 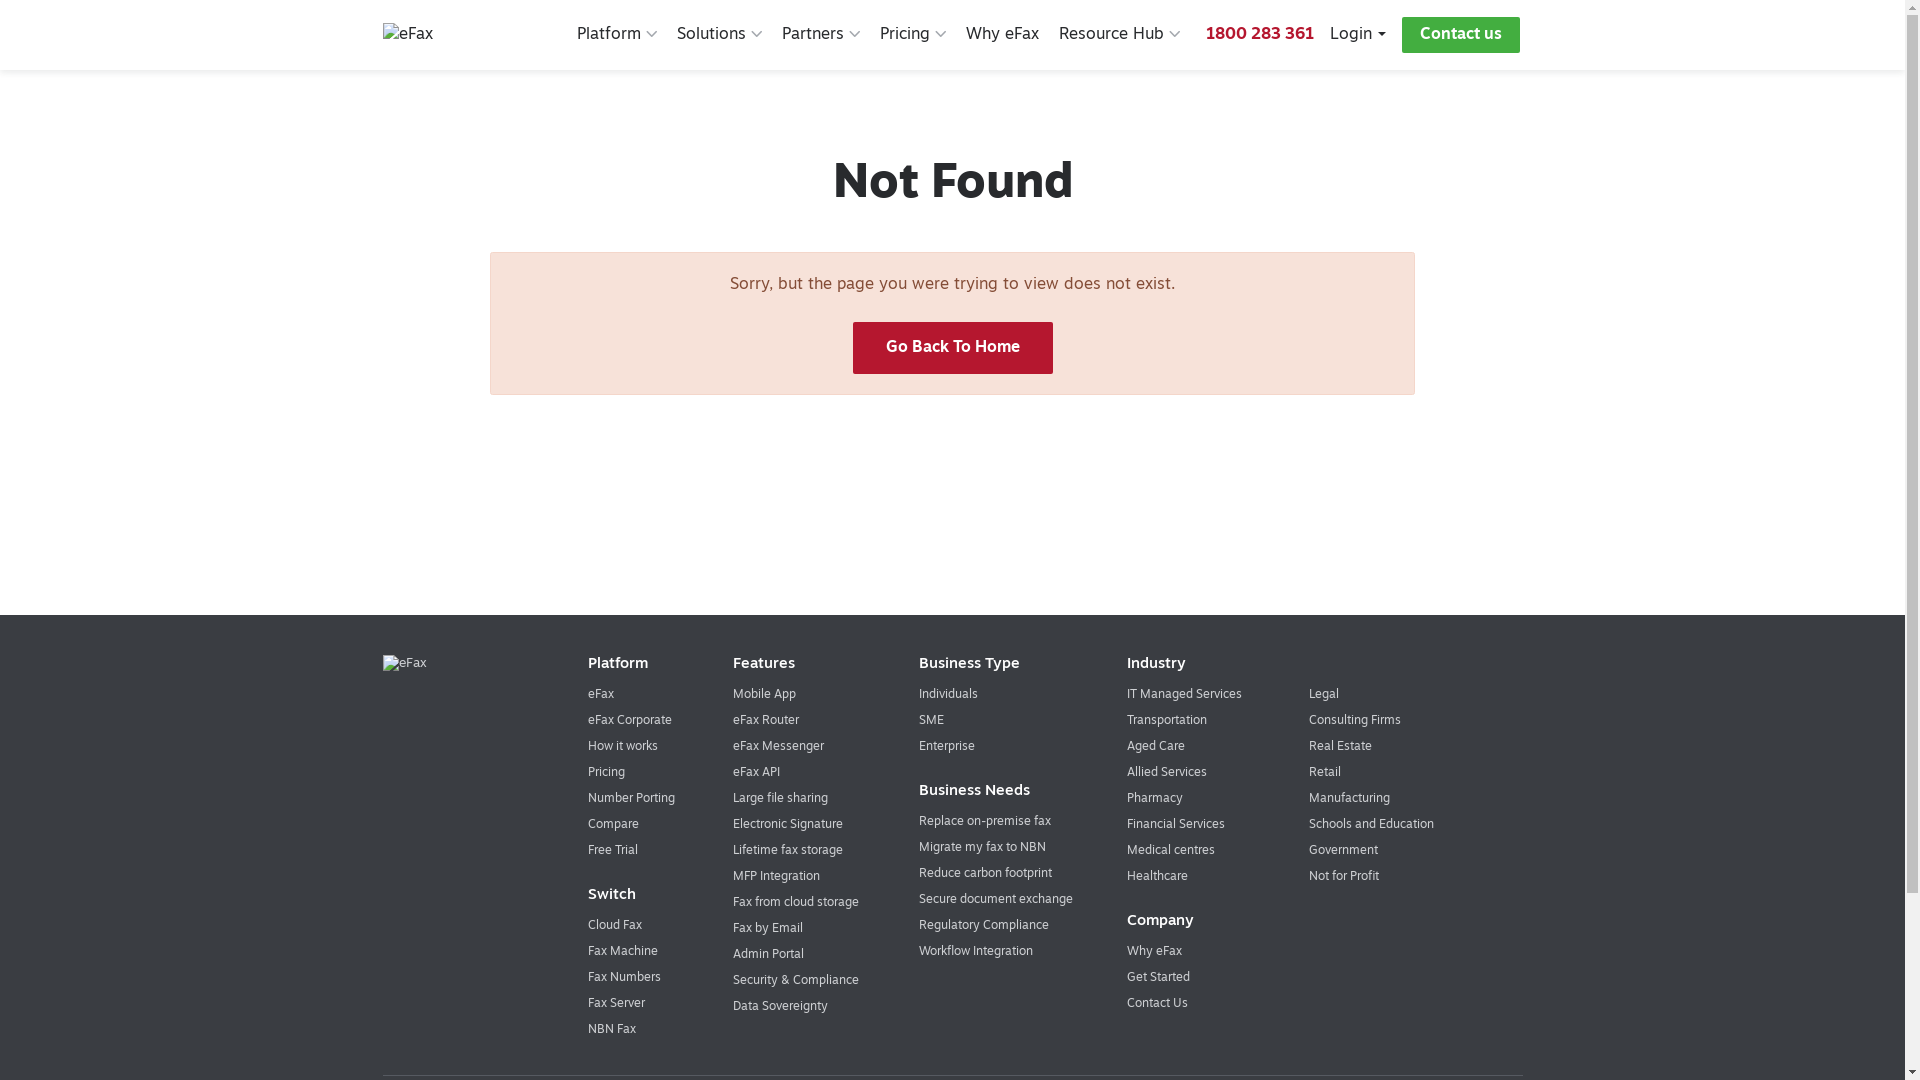 What do you see at coordinates (795, 979) in the screenshot?
I see `'Security & Compliance'` at bounding box center [795, 979].